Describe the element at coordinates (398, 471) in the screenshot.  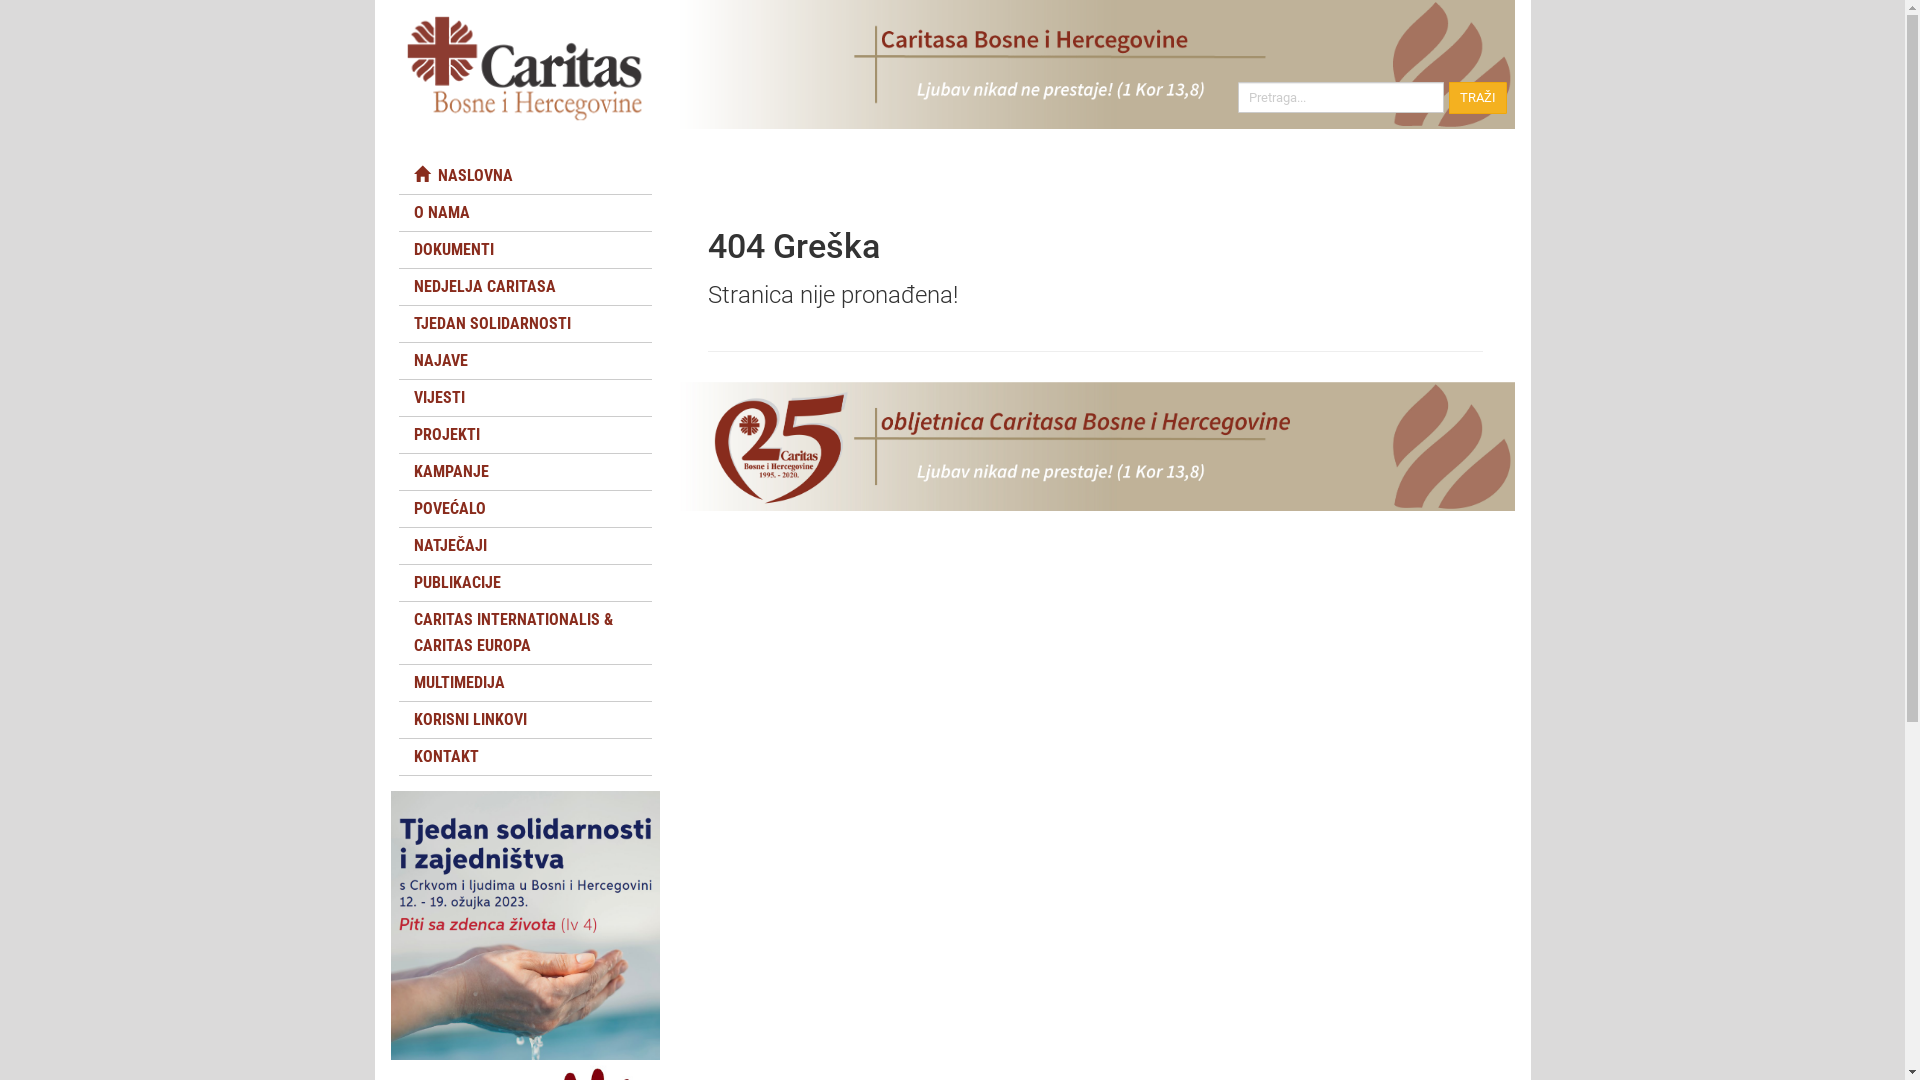
I see `'KAMPANJE'` at that location.